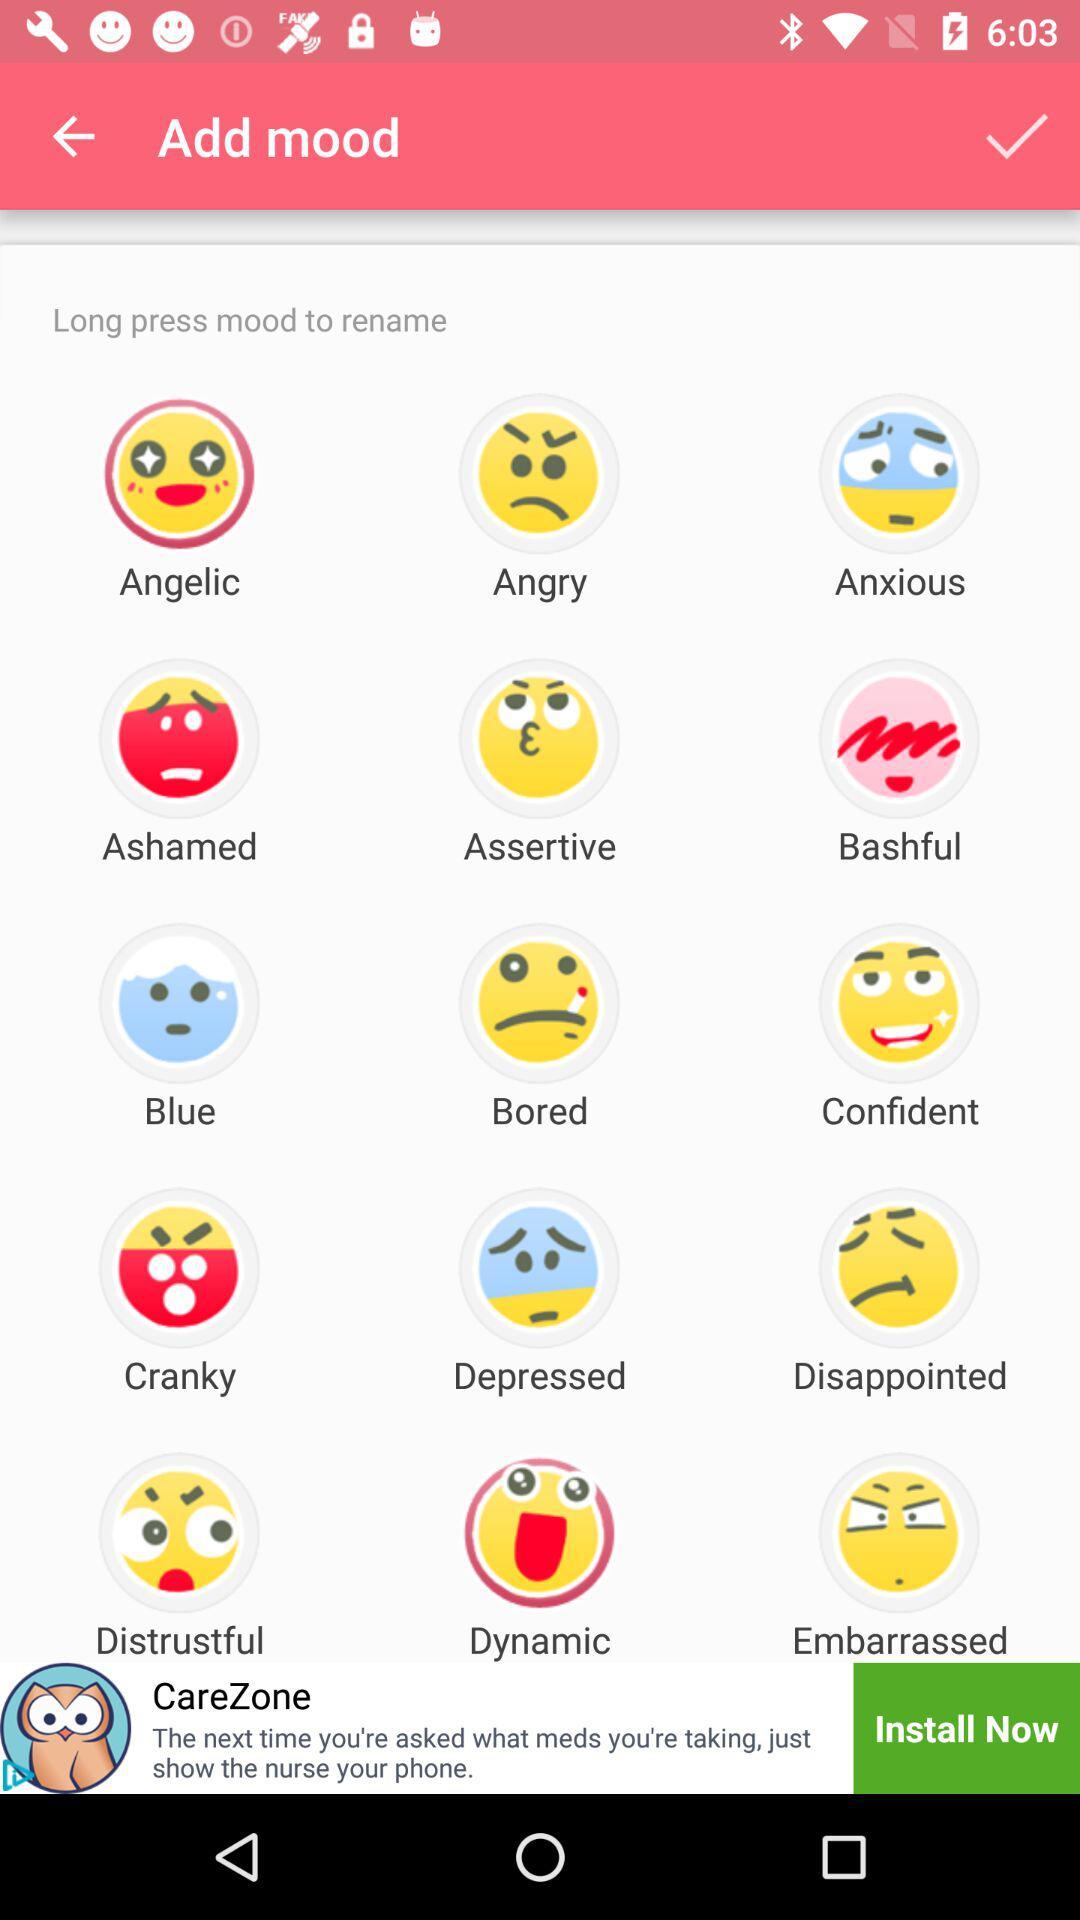 This screenshot has width=1080, height=1920. Describe the element at coordinates (230, 1693) in the screenshot. I see `the item to the left of dynamic icon` at that location.